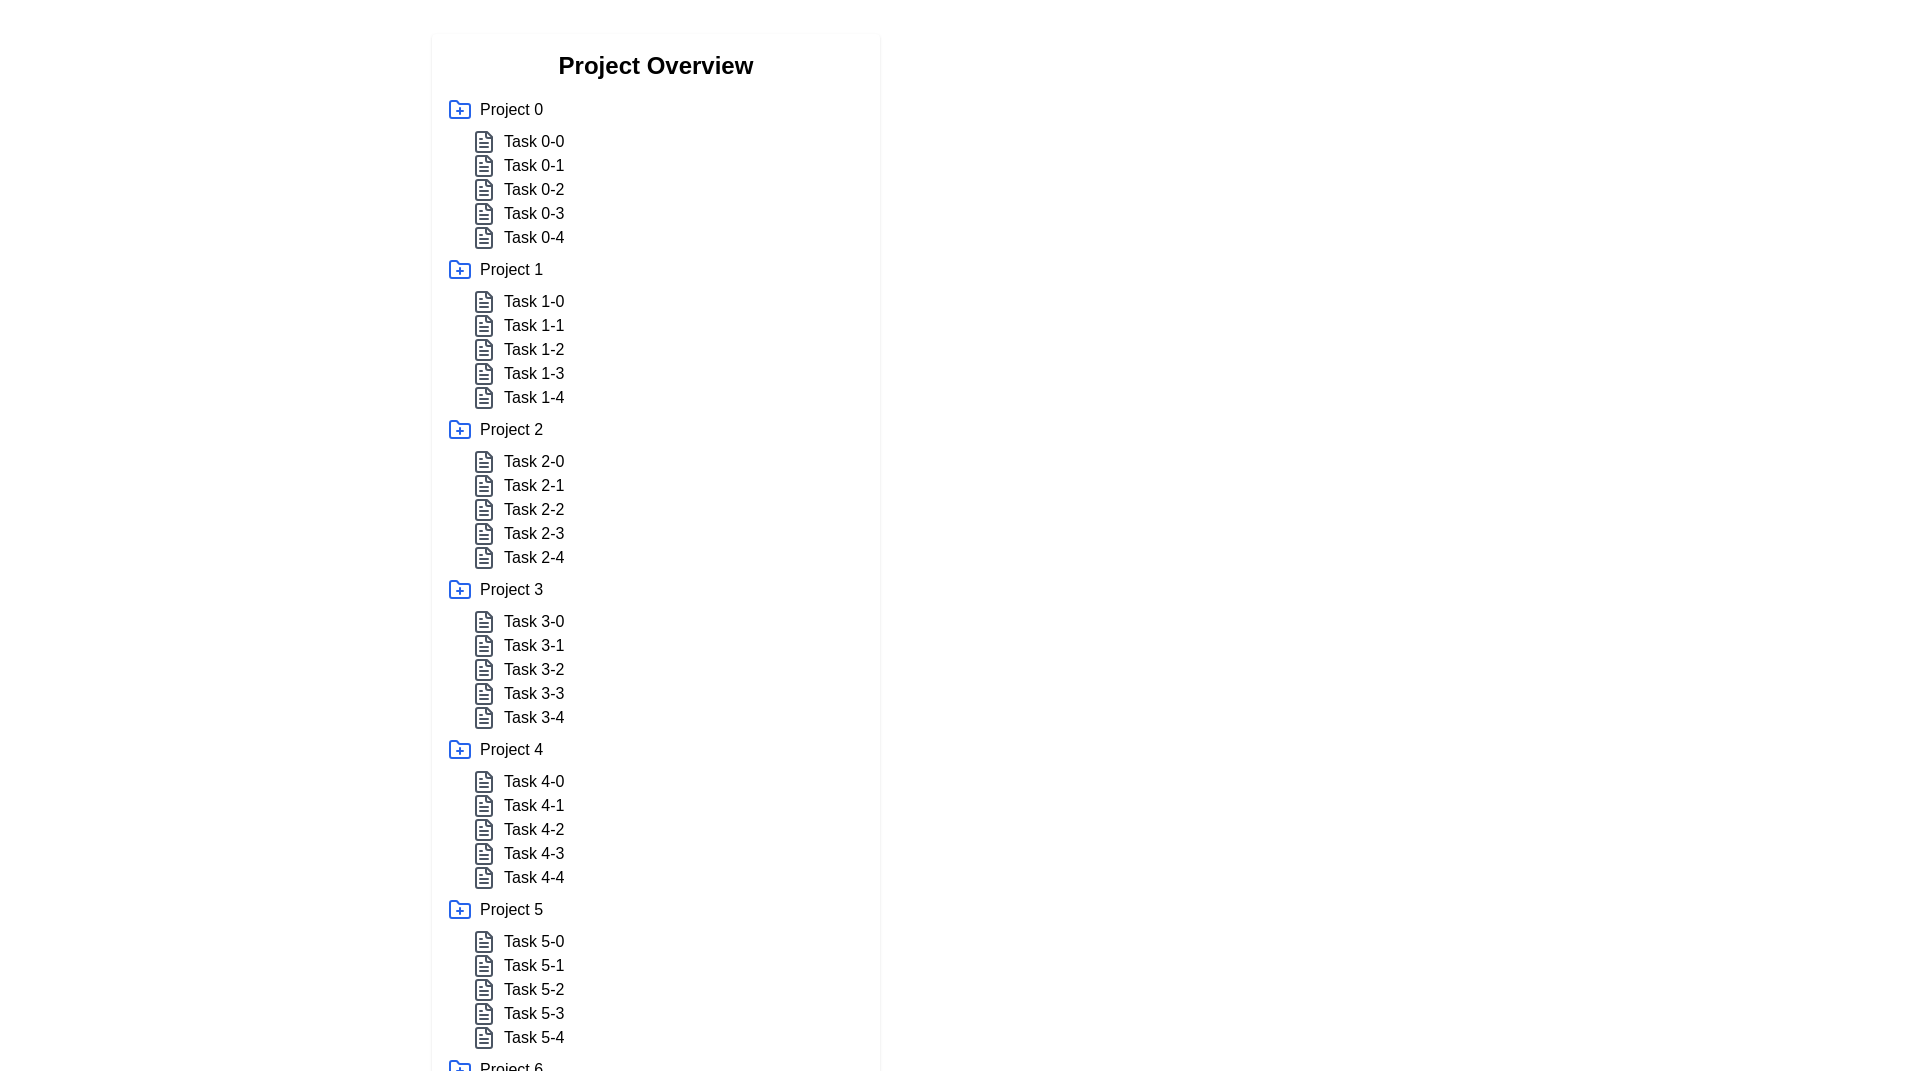 The height and width of the screenshot is (1080, 1920). I want to click on the 'Project 4' section of the collapsible list group to view options, so click(656, 813).